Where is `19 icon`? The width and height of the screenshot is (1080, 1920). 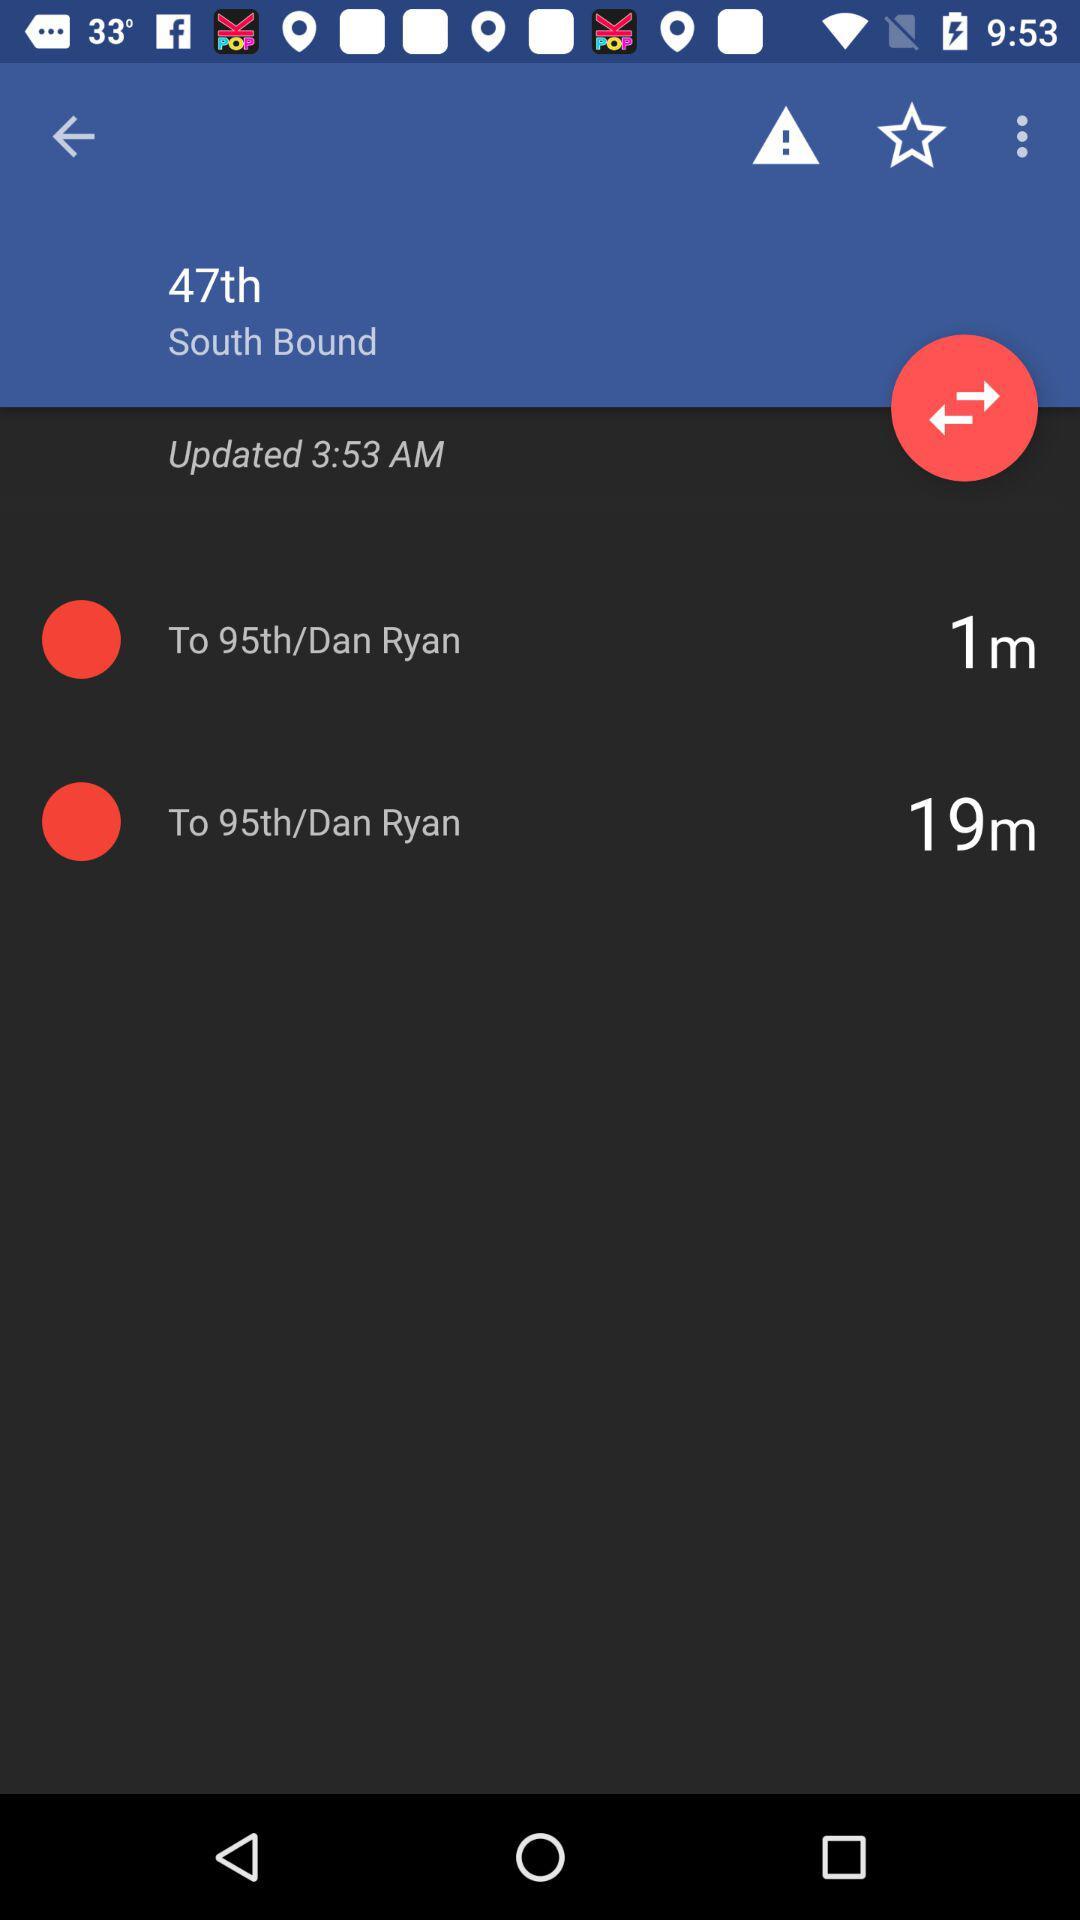 19 icon is located at coordinates (945, 821).